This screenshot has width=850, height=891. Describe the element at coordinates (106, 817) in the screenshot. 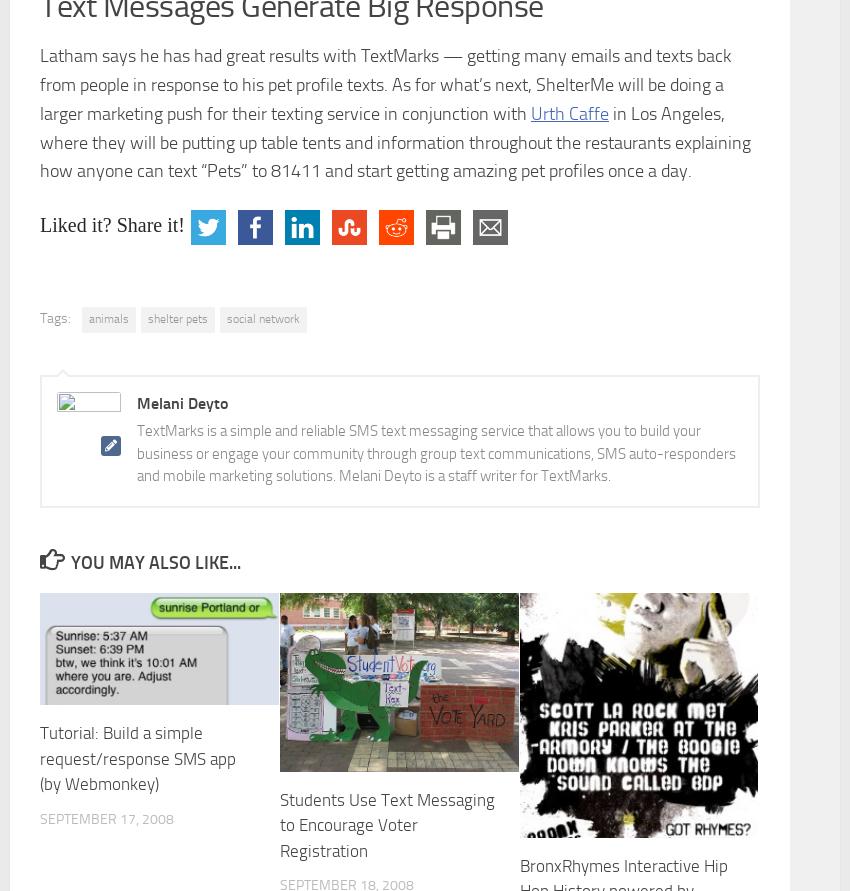

I see `'September 17, 2008'` at that location.